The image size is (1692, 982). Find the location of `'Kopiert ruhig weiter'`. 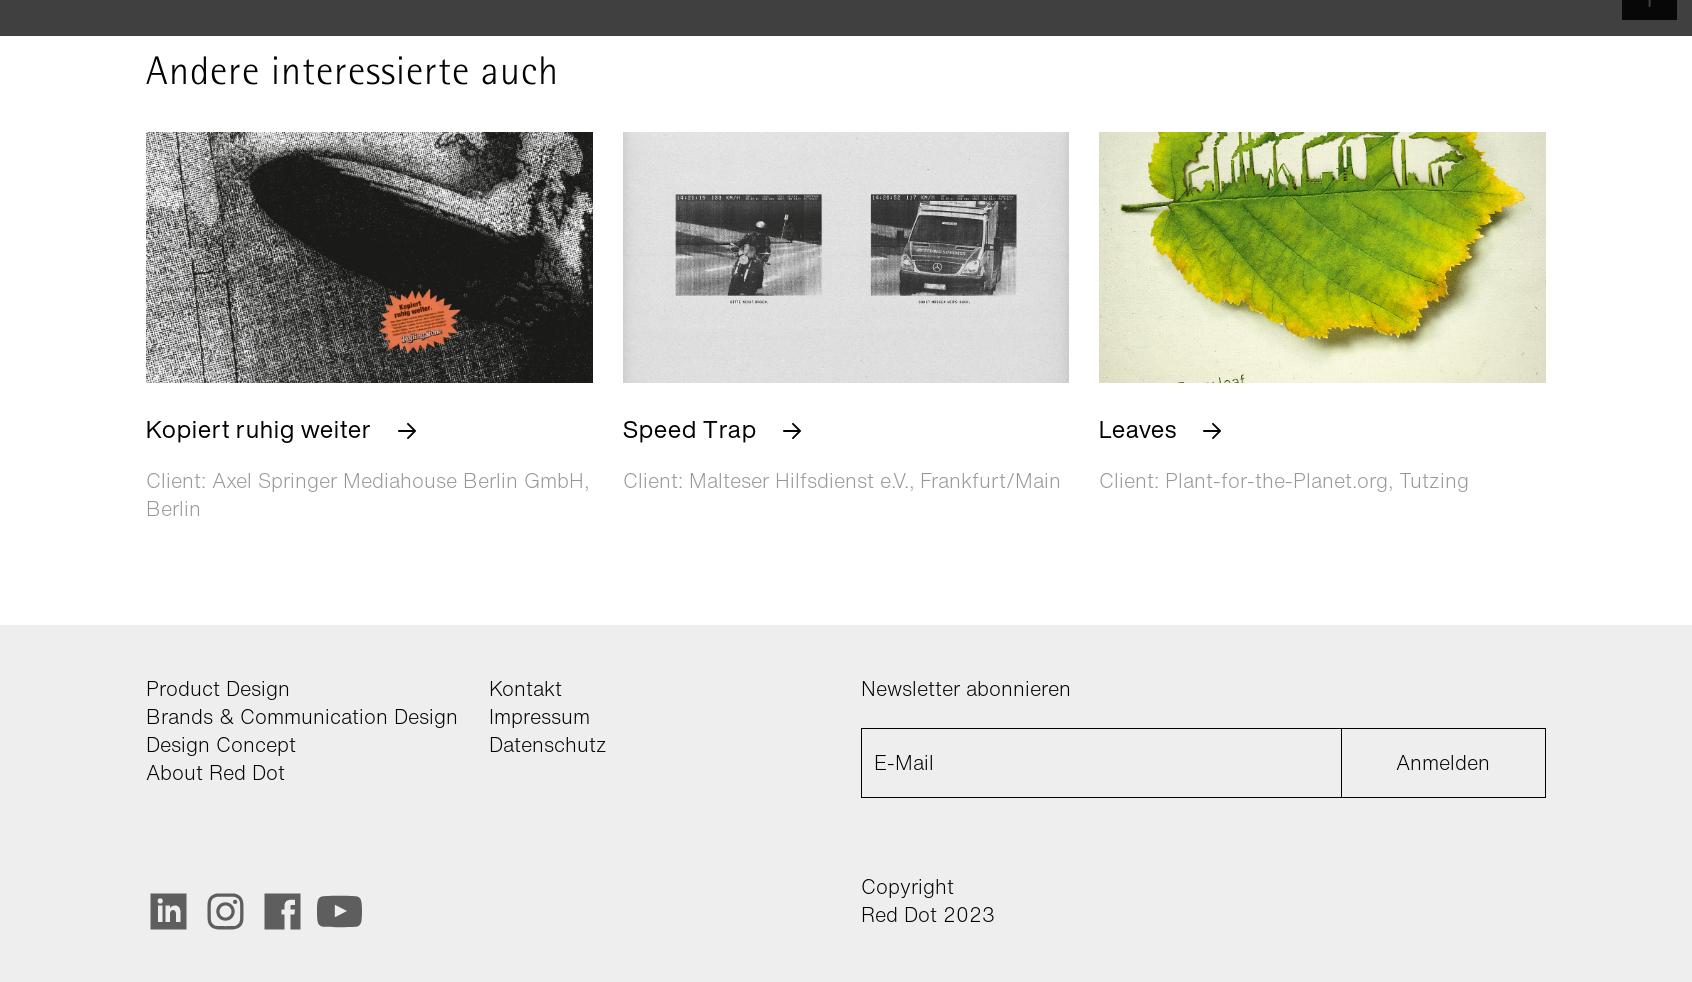

'Kopiert ruhig weiter' is located at coordinates (261, 429).